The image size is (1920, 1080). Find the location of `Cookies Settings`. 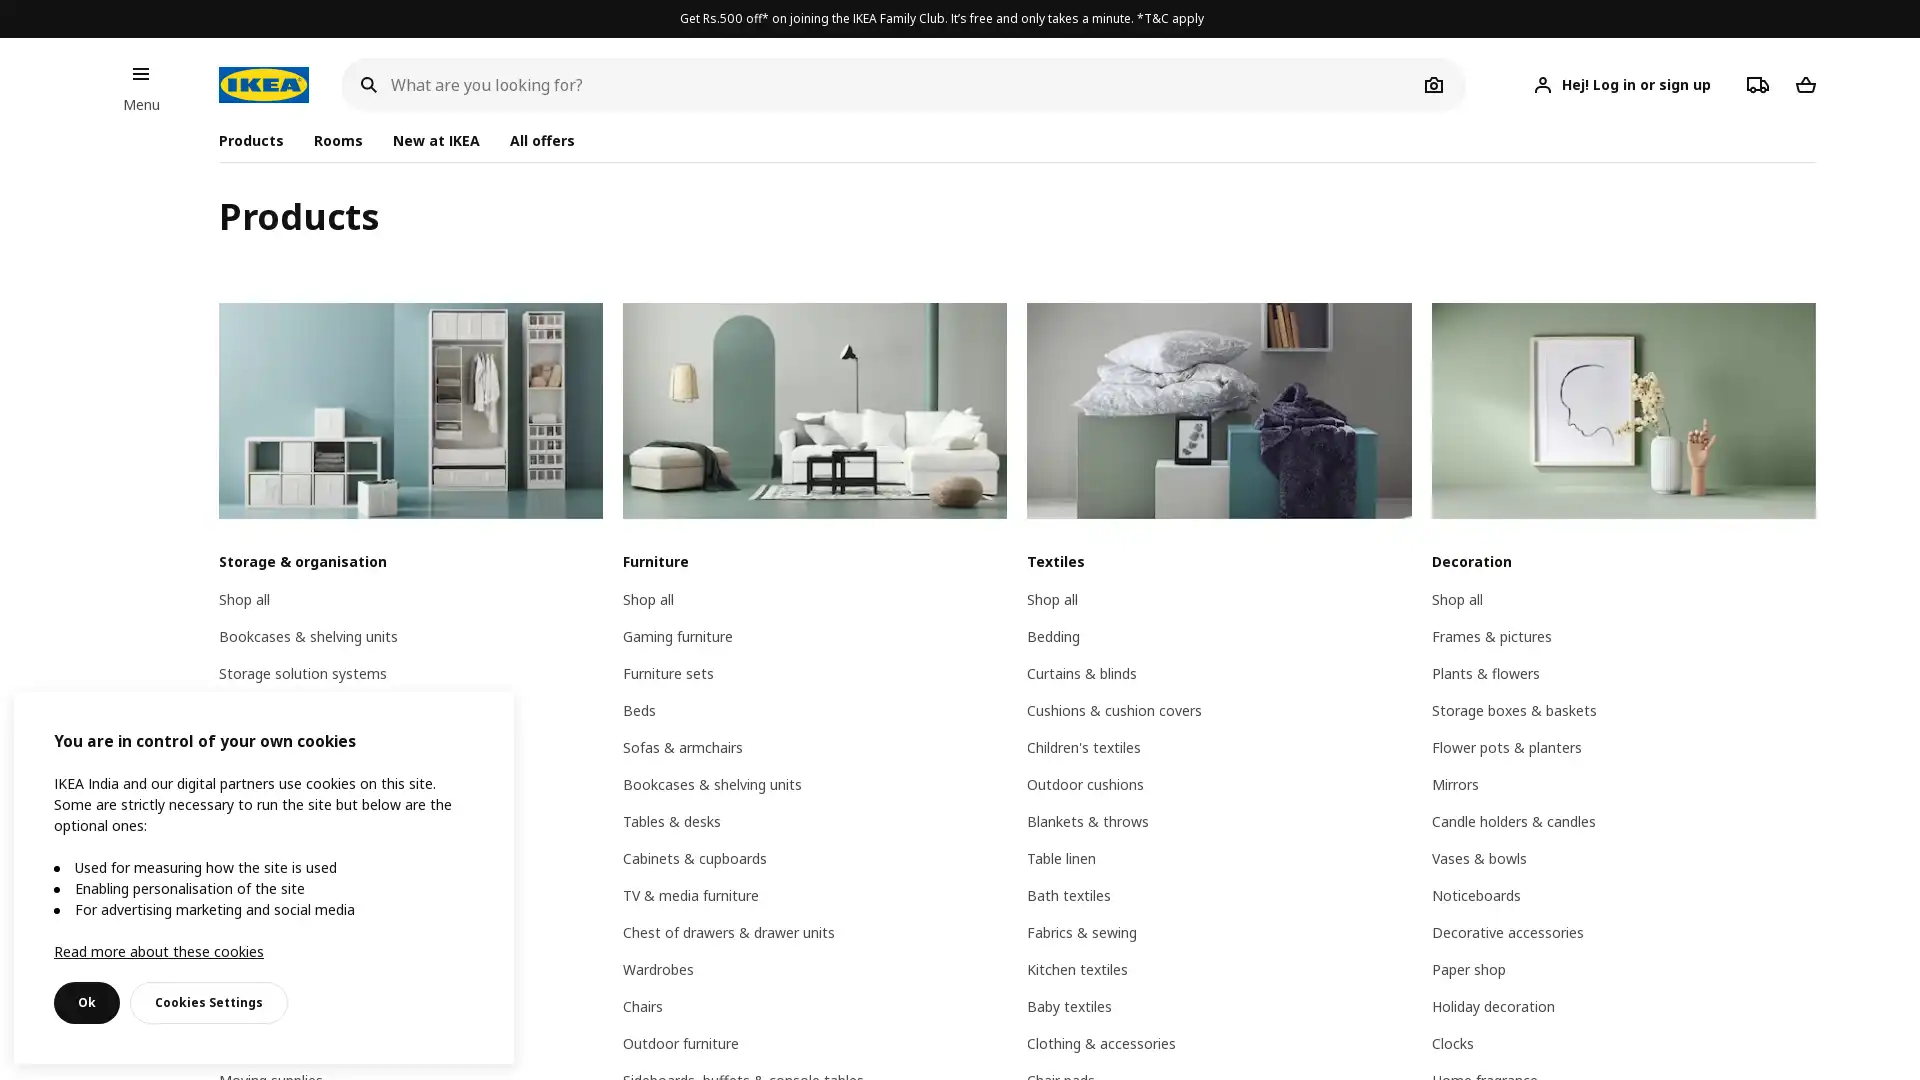

Cookies Settings is located at coordinates (209, 1002).